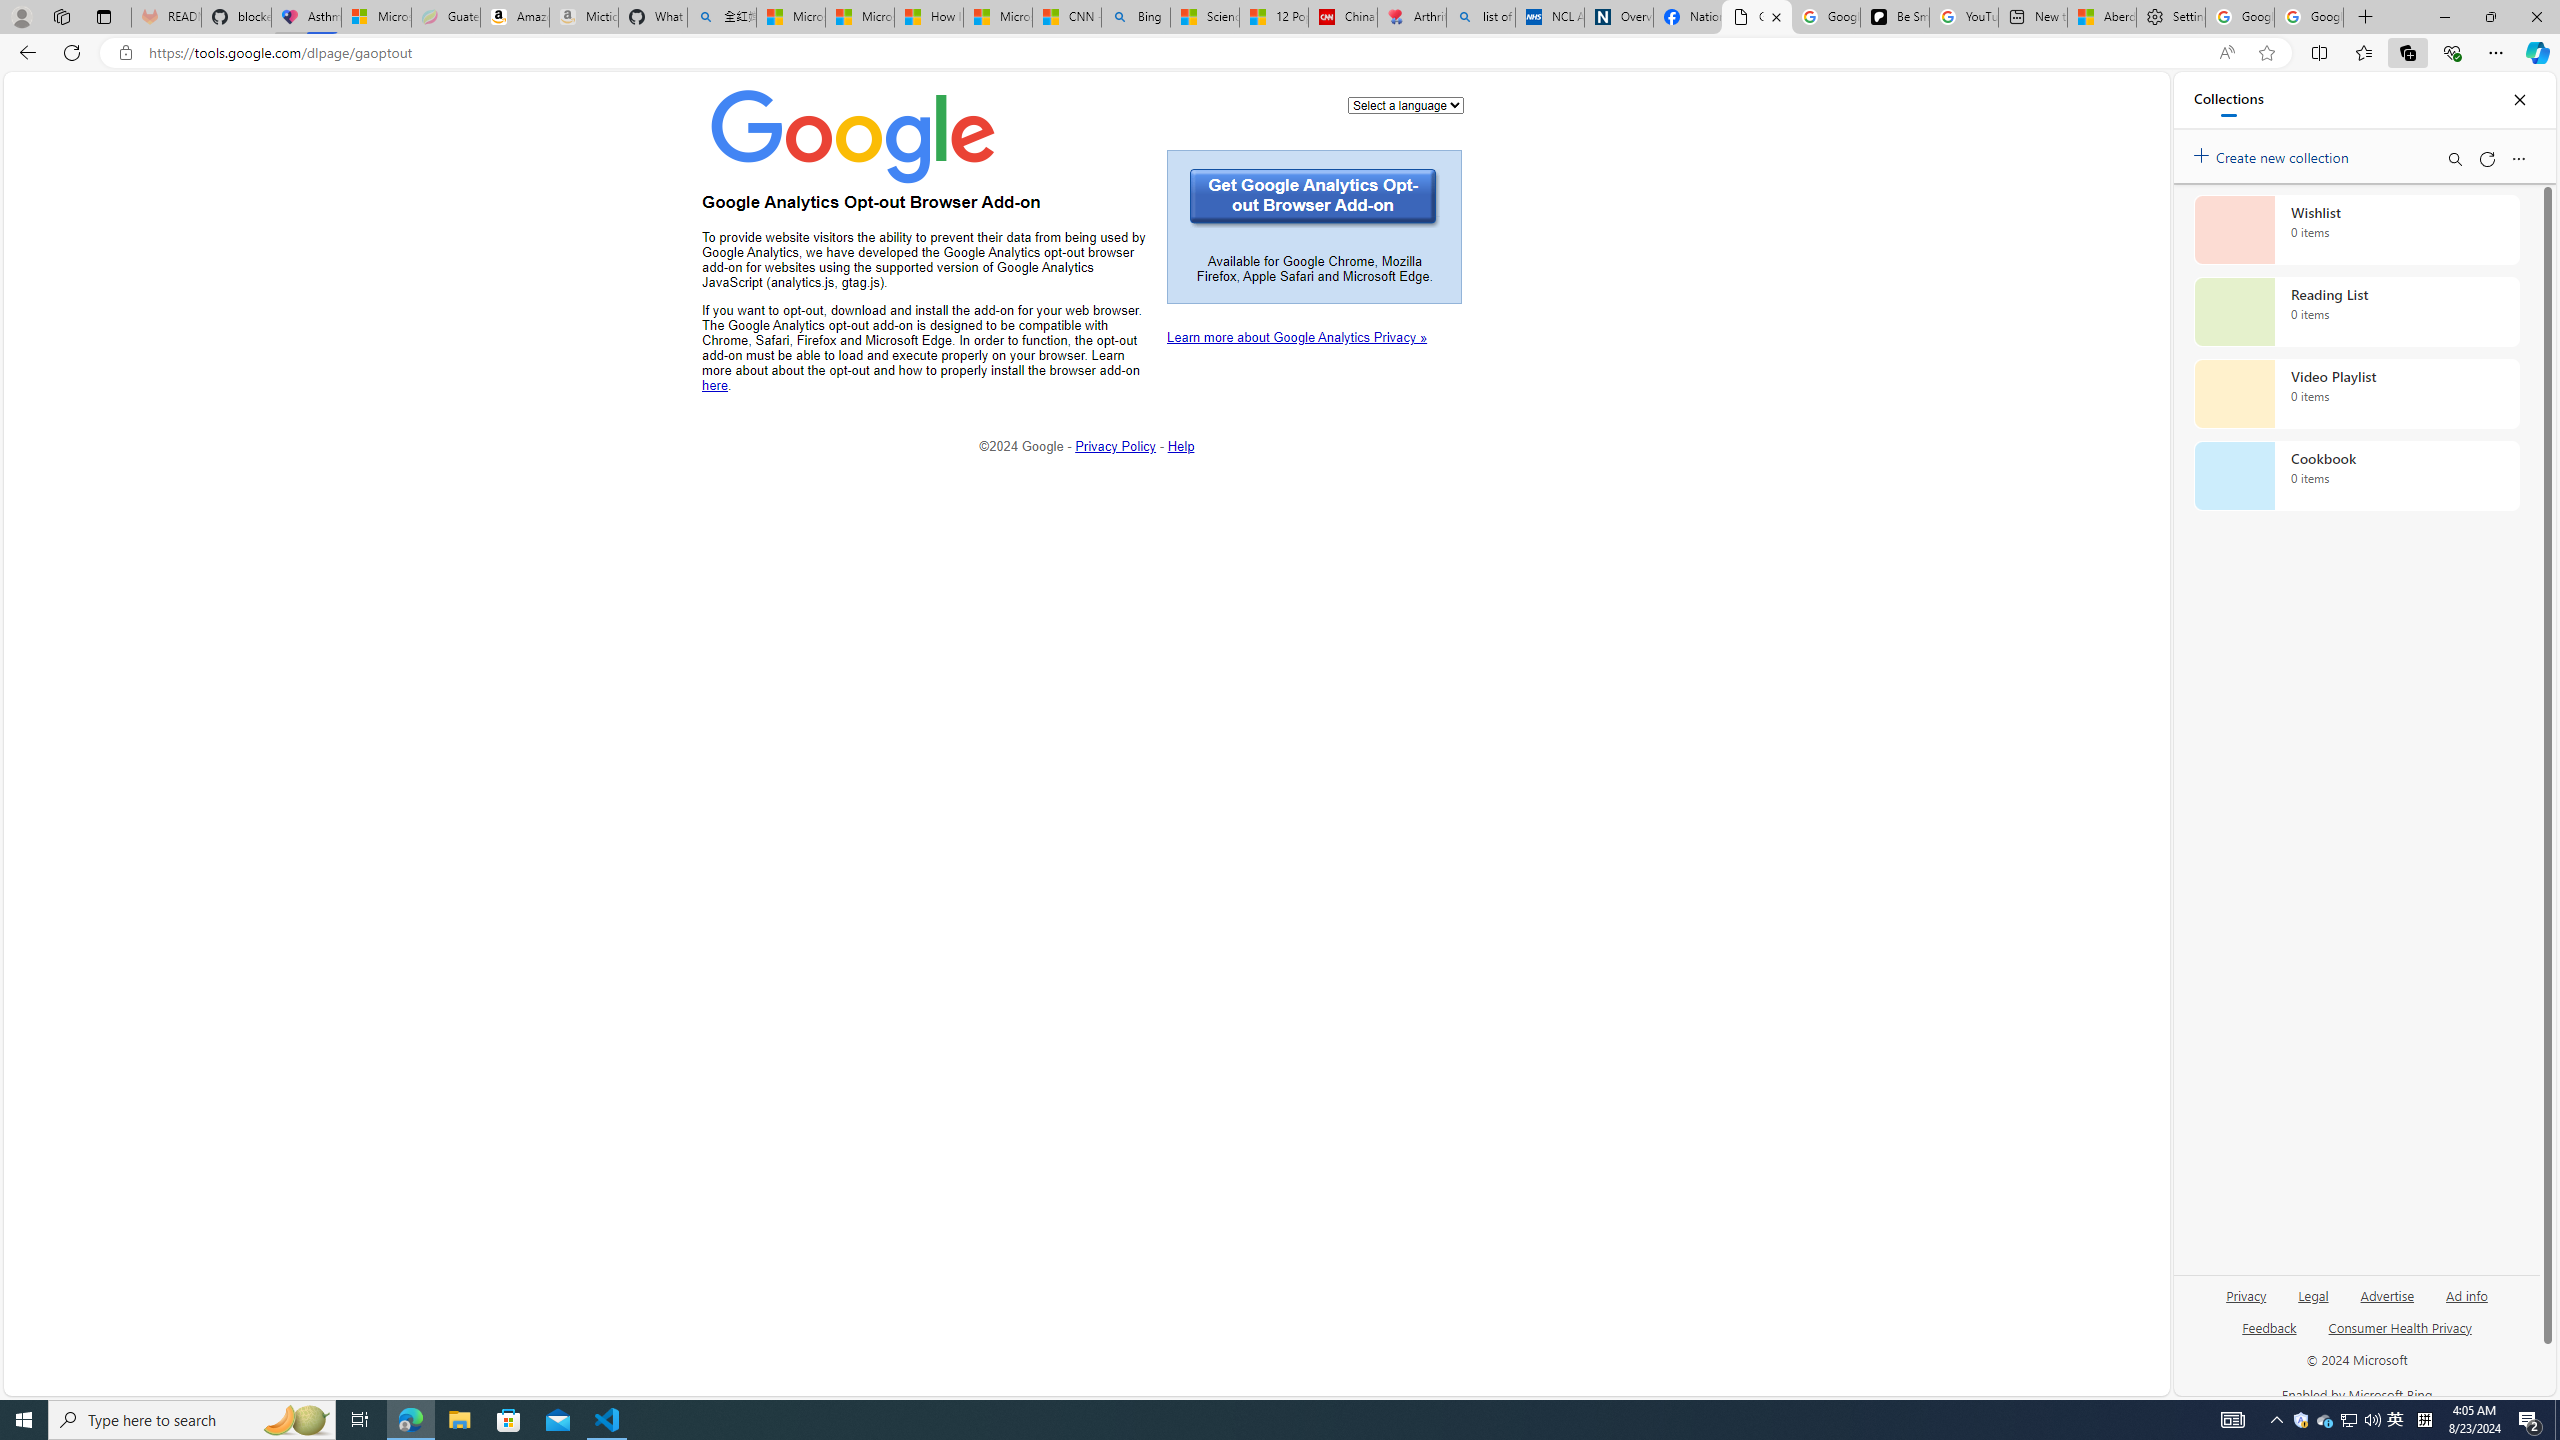 The image size is (2560, 1440). What do you see at coordinates (2400, 1334) in the screenshot?
I see `'Consumer Health Privacy'` at bounding box center [2400, 1334].